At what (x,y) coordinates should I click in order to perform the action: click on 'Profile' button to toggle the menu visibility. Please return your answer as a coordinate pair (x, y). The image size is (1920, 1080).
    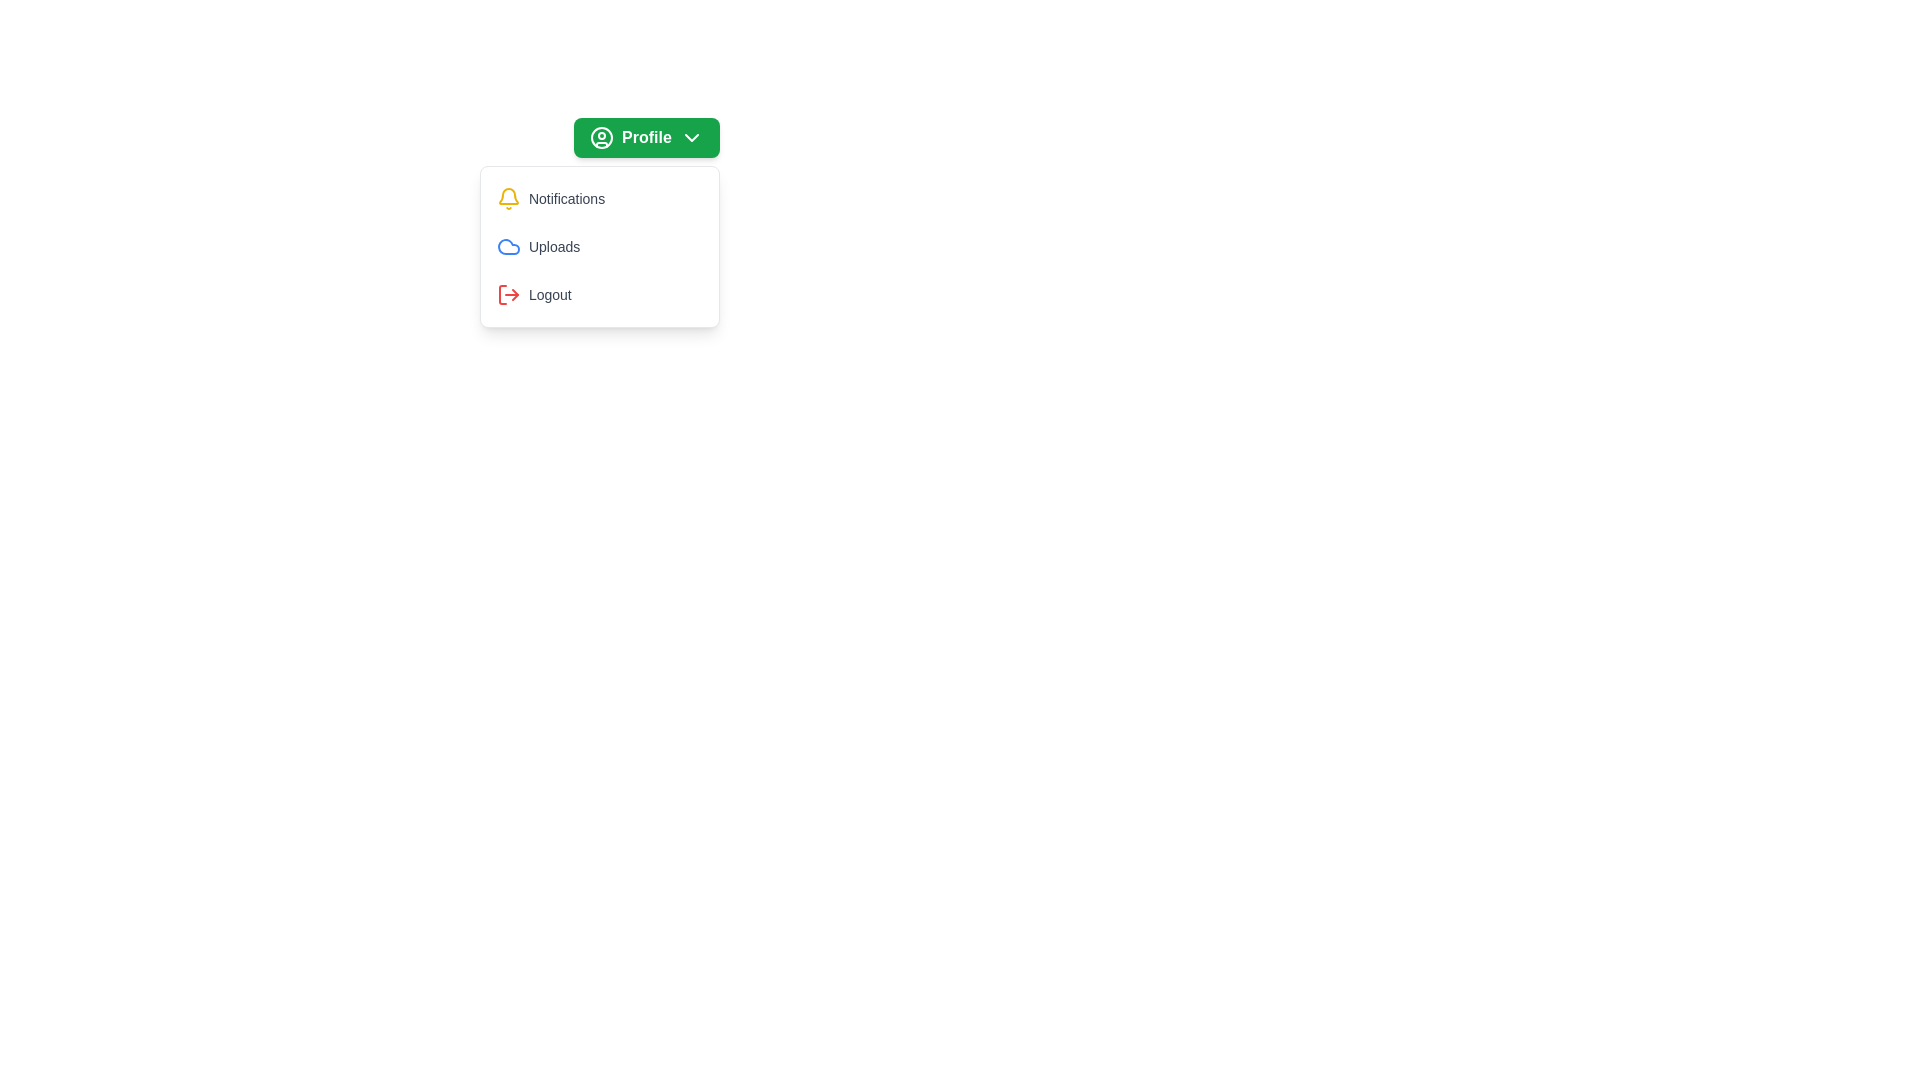
    Looking at the image, I should click on (647, 137).